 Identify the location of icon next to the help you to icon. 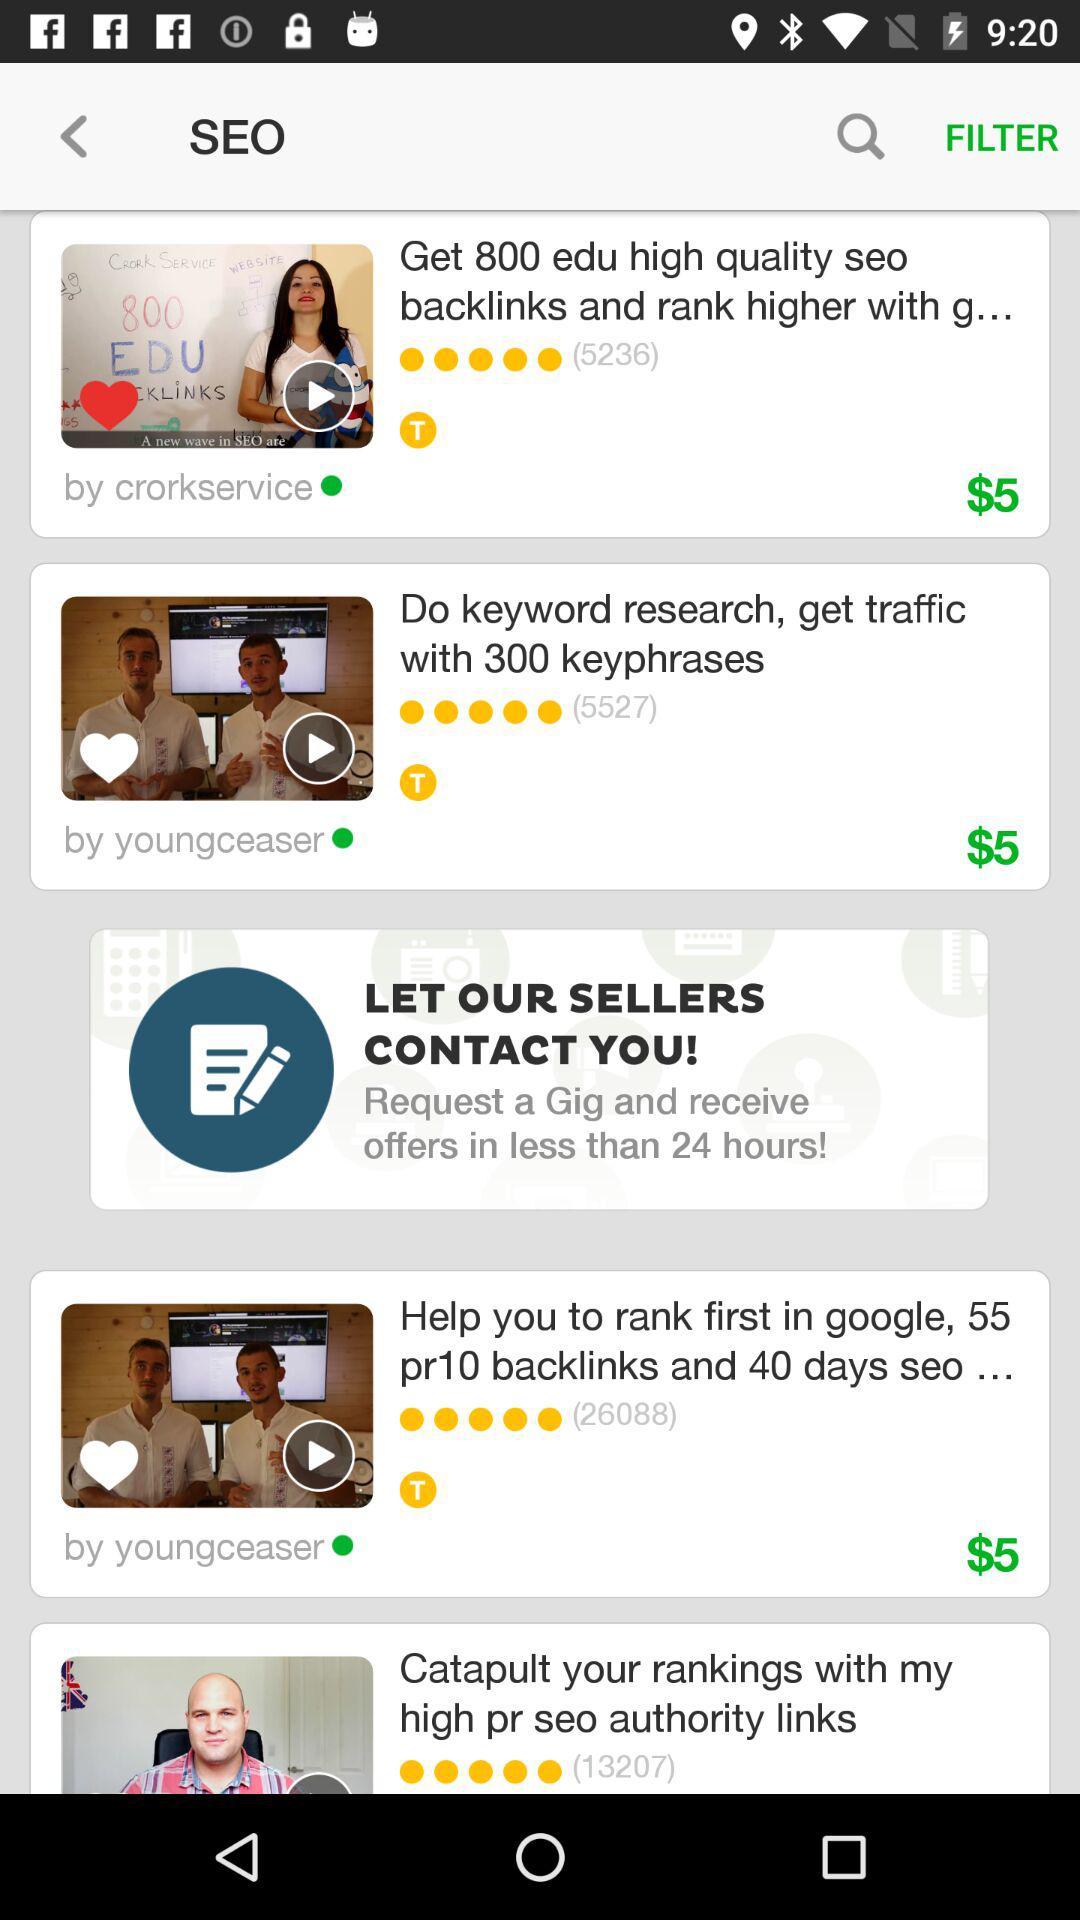
(217, 1404).